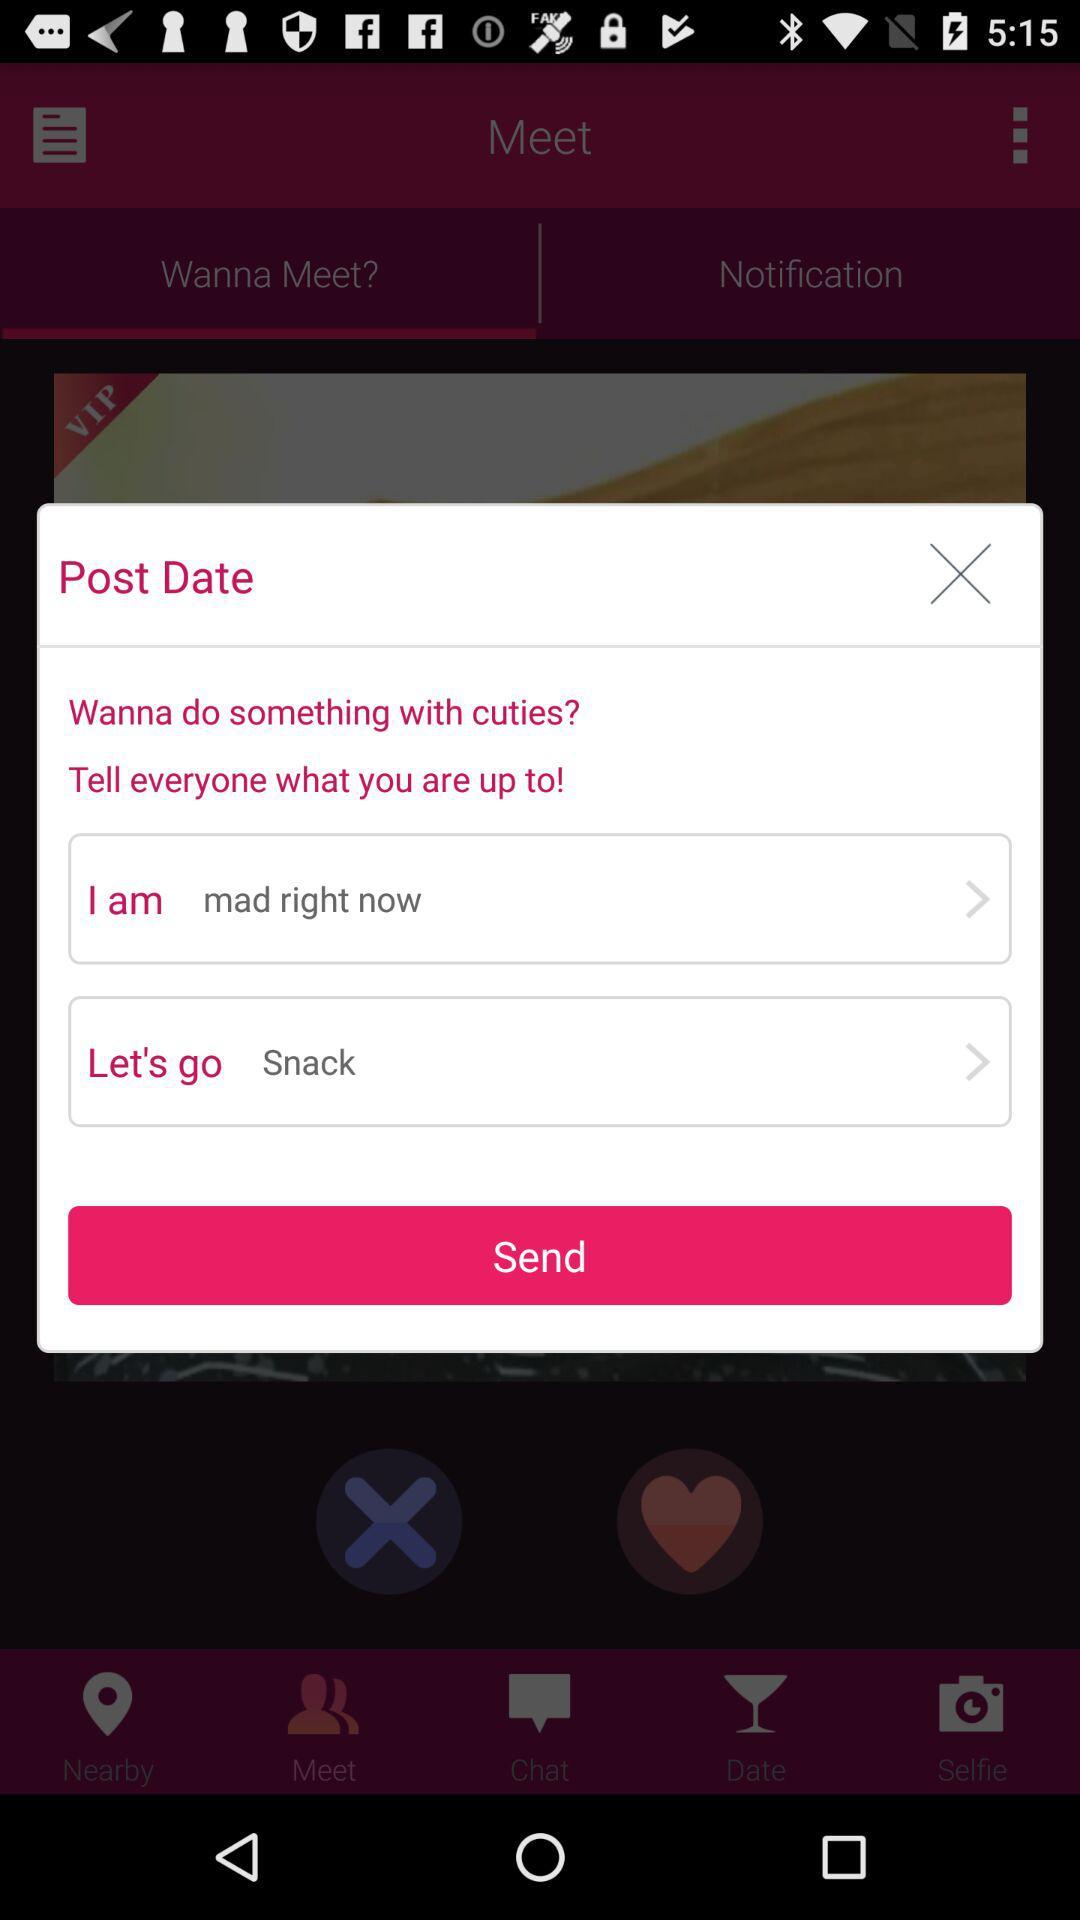 Image resolution: width=1080 pixels, height=1920 pixels. Describe the element at coordinates (960, 574) in the screenshot. I see `icon at the top right corner` at that location.